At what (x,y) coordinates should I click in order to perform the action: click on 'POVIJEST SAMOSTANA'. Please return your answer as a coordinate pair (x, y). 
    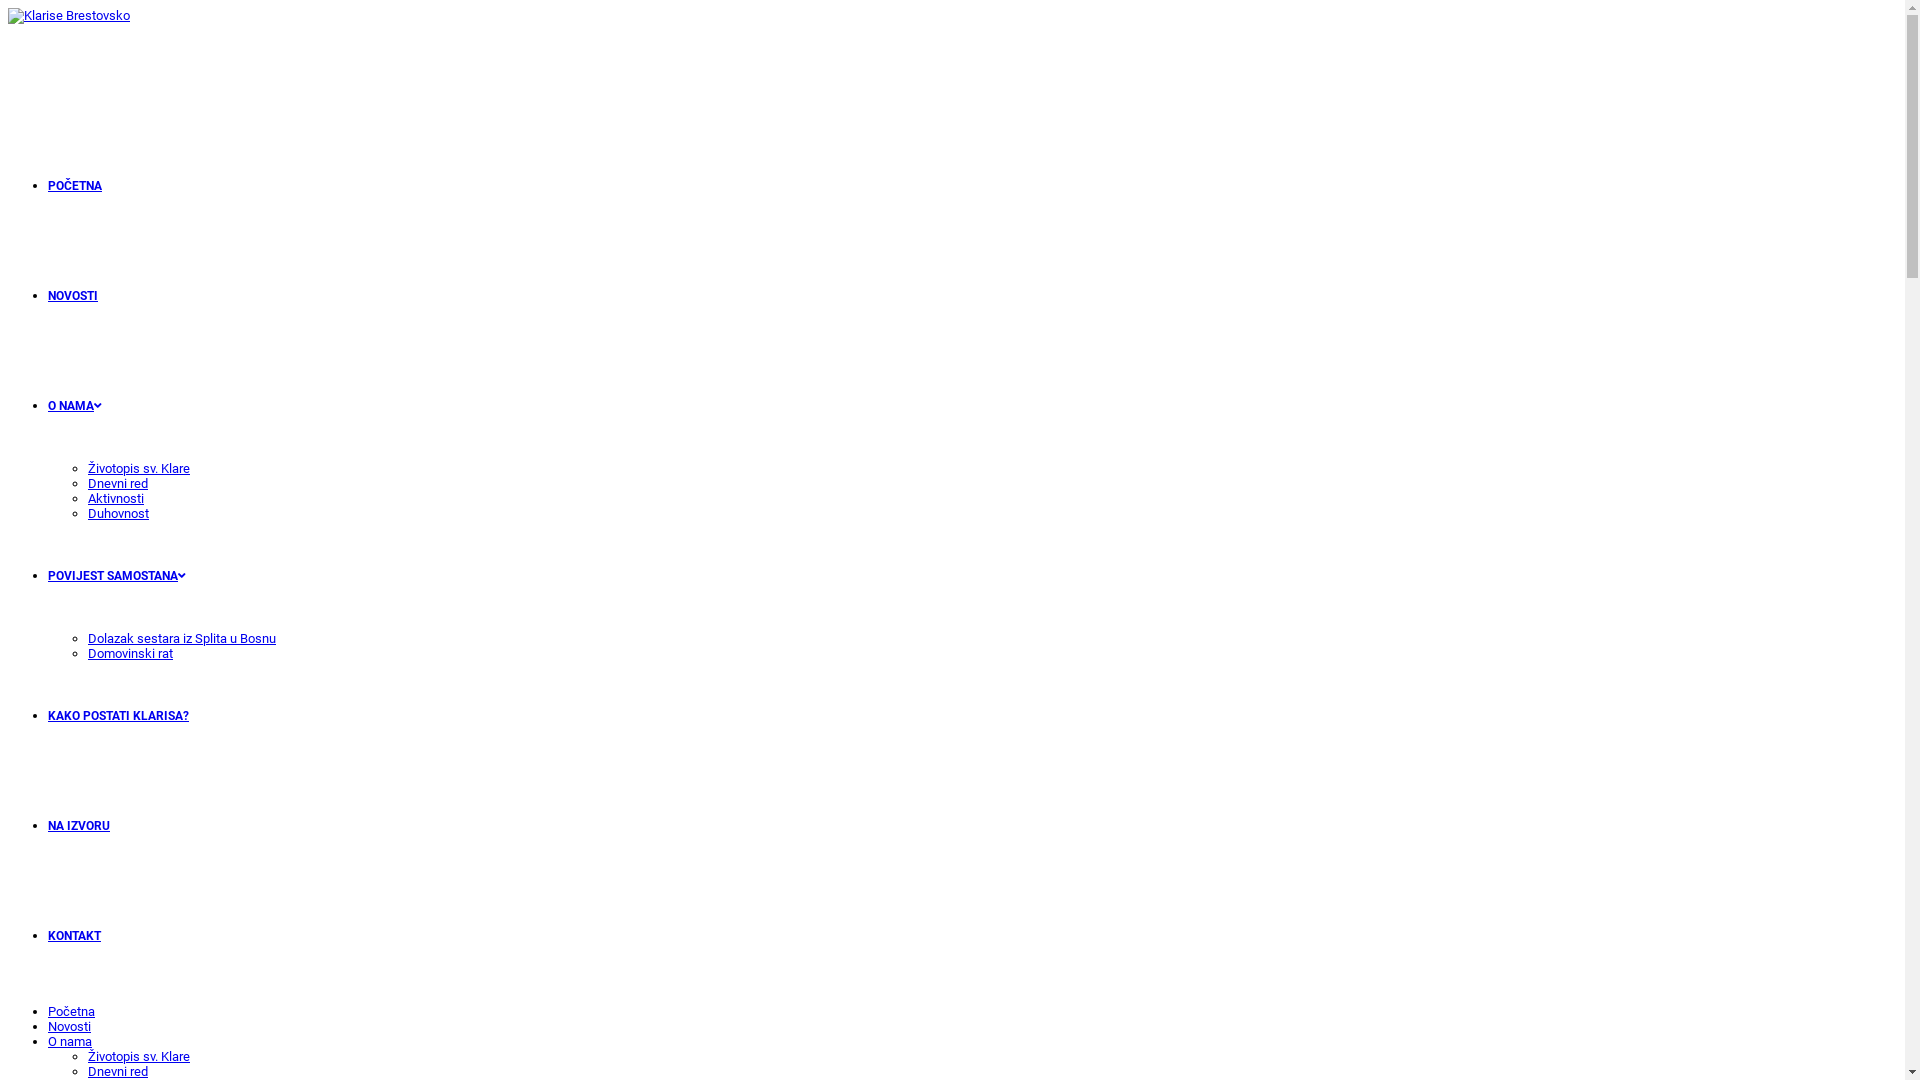
    Looking at the image, I should click on (115, 575).